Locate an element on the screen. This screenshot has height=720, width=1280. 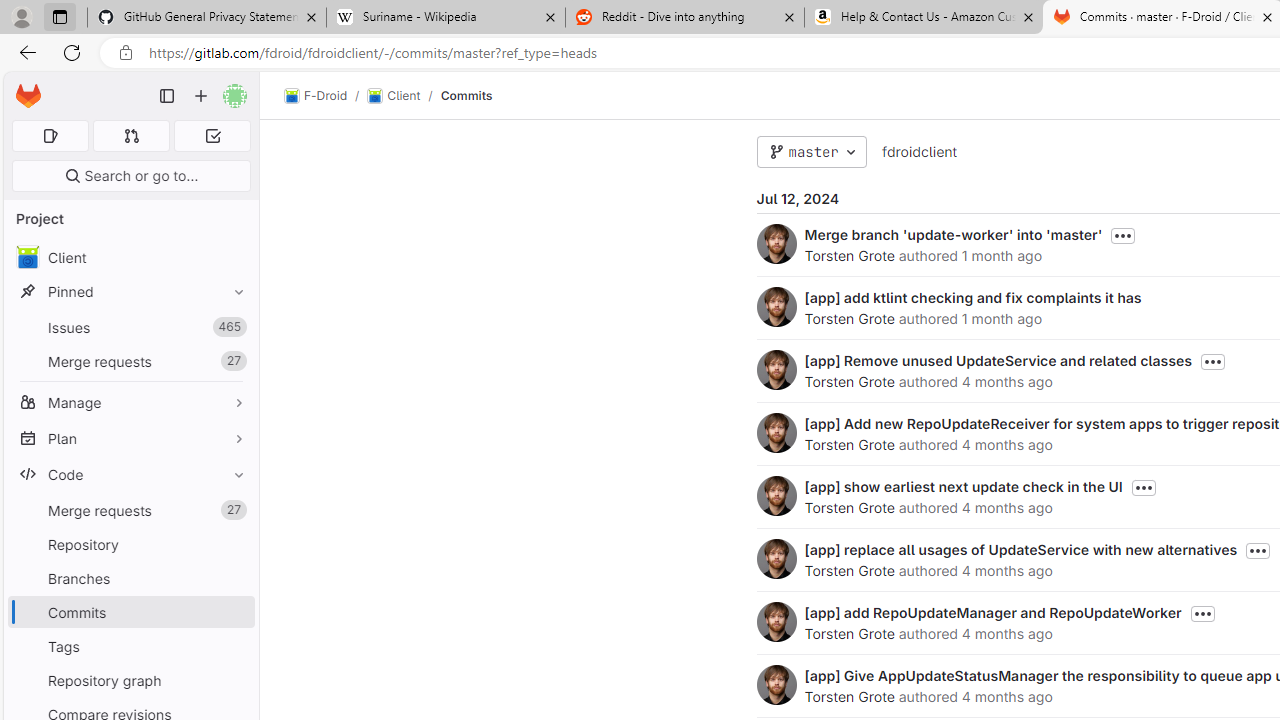
'GitHub General Privacy Statement - GitHub Docs' is located at coordinates (207, 17).